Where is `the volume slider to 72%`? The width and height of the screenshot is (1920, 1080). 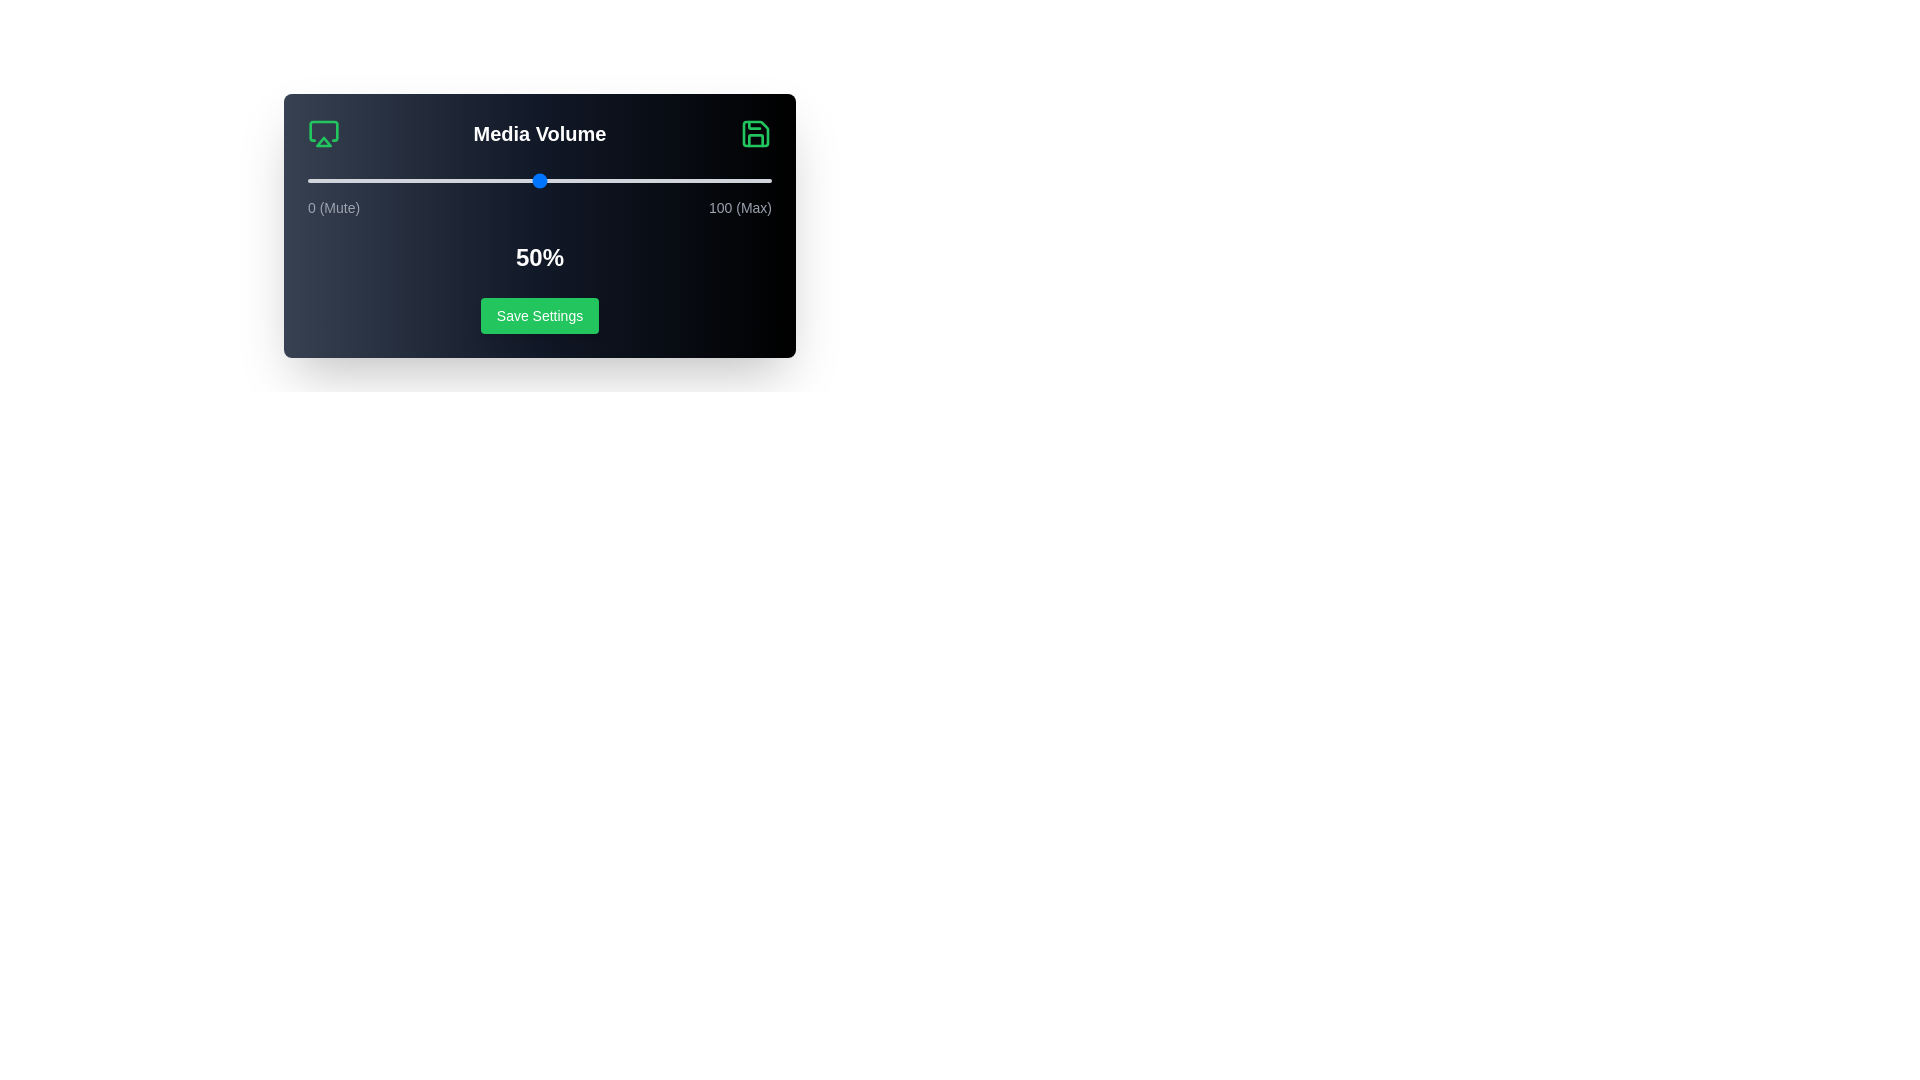 the volume slider to 72% is located at coordinates (642, 181).